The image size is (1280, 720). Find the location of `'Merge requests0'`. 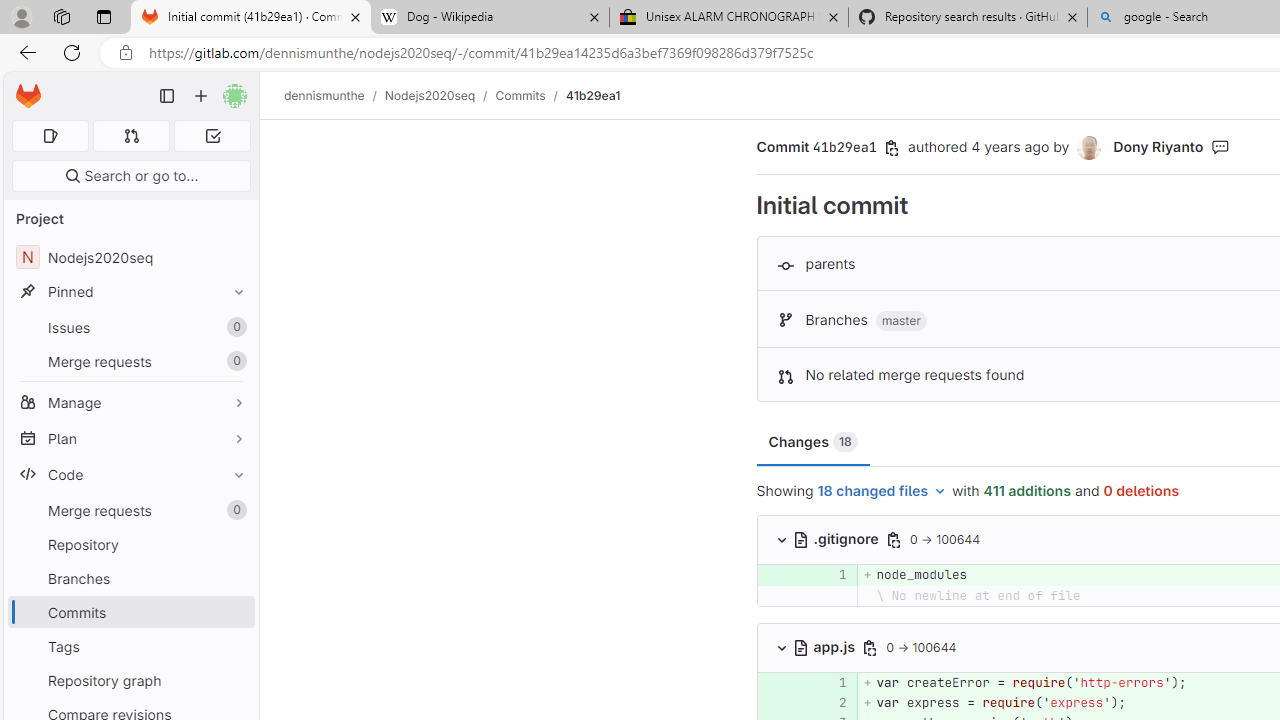

'Merge requests0' is located at coordinates (130, 509).